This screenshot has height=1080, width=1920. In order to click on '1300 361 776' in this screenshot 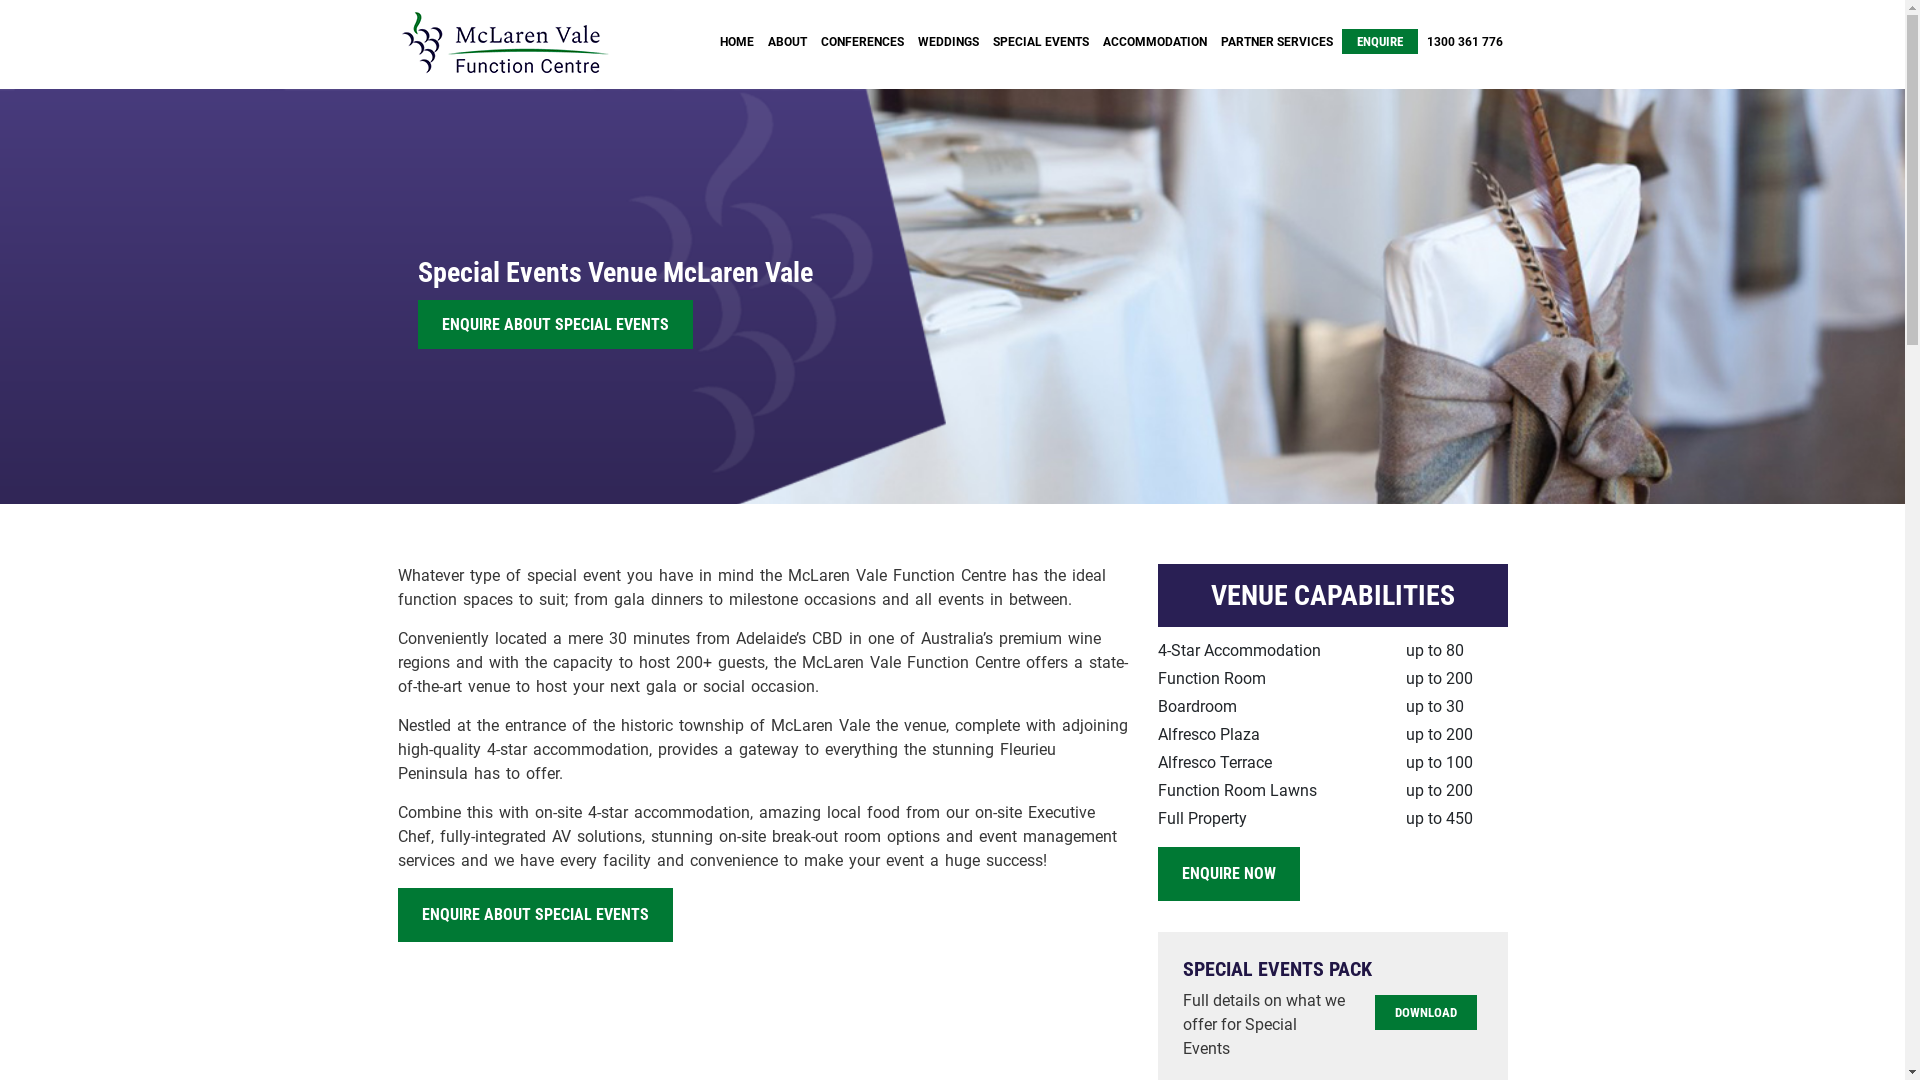, I will do `click(1464, 42)`.